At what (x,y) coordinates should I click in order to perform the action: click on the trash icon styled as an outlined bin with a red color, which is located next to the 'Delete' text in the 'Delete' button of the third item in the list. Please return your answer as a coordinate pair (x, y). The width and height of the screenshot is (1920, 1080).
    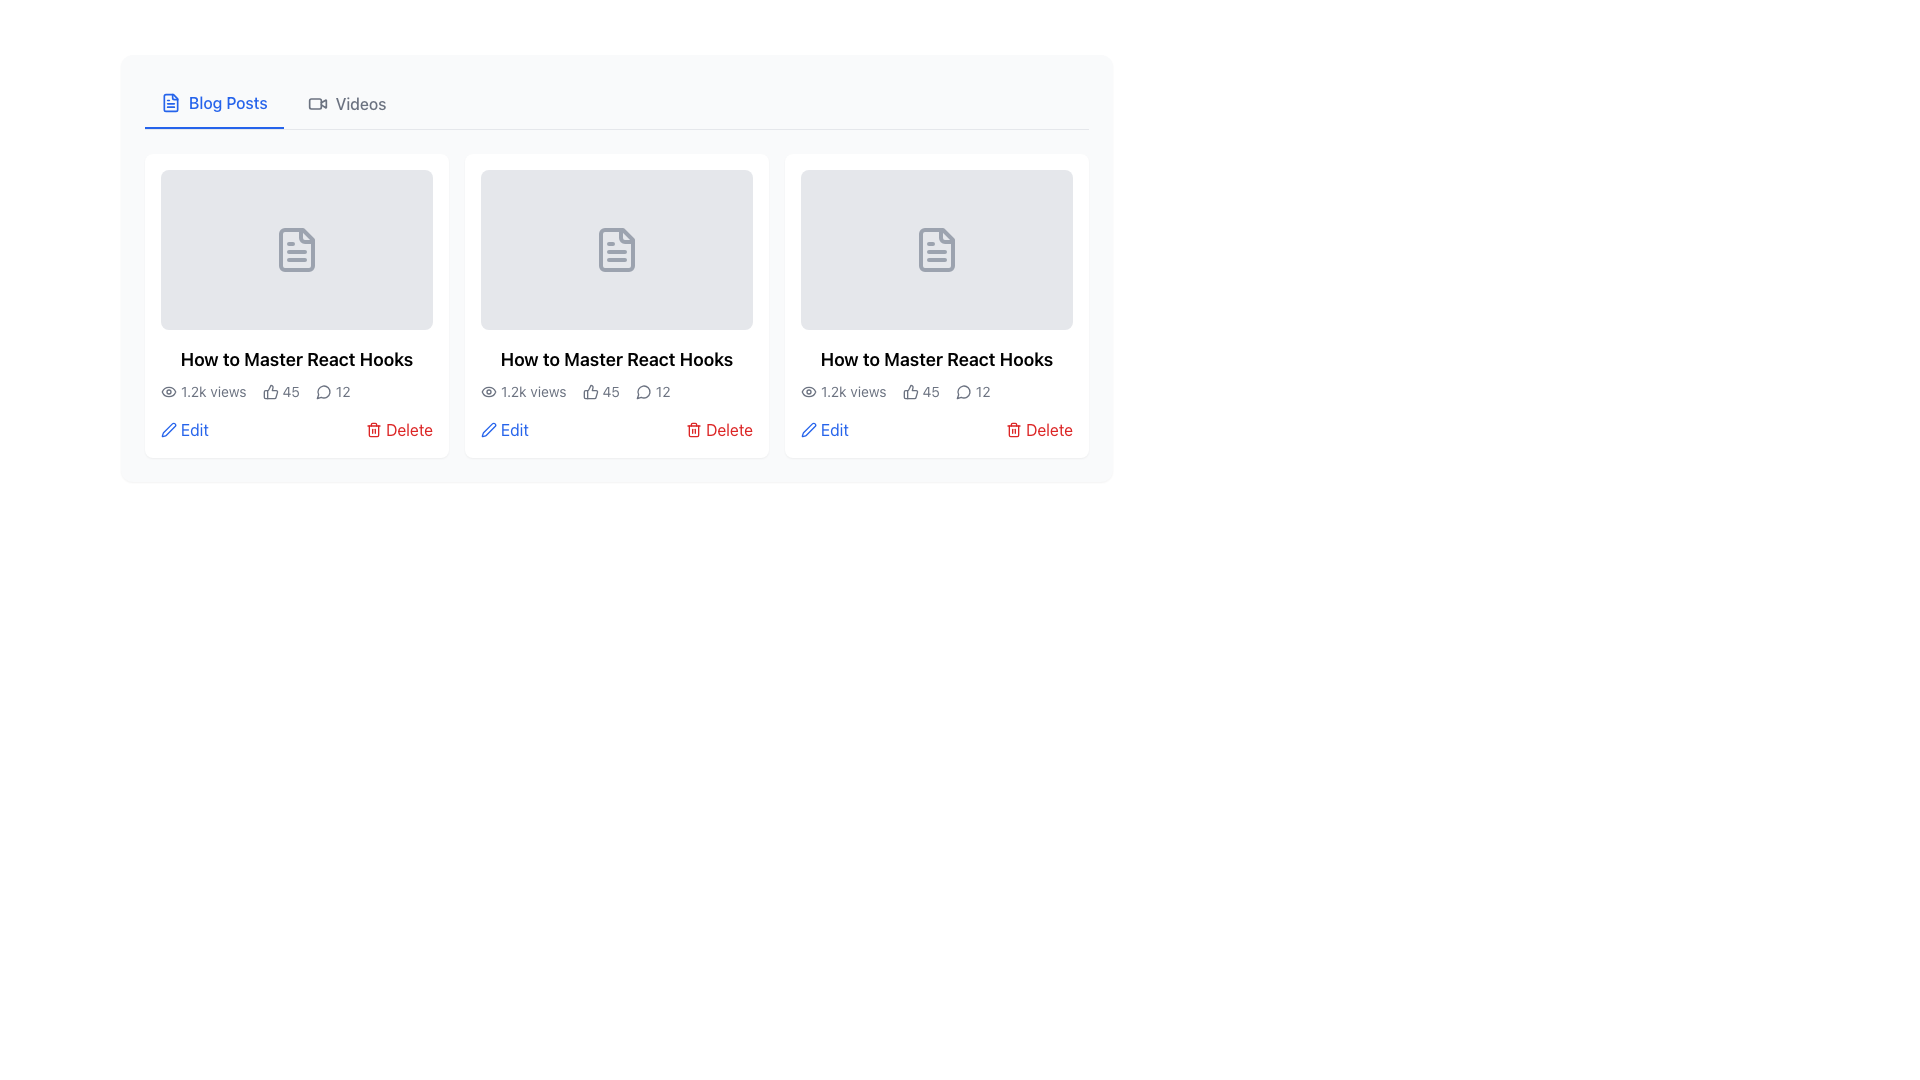
    Looking at the image, I should click on (374, 428).